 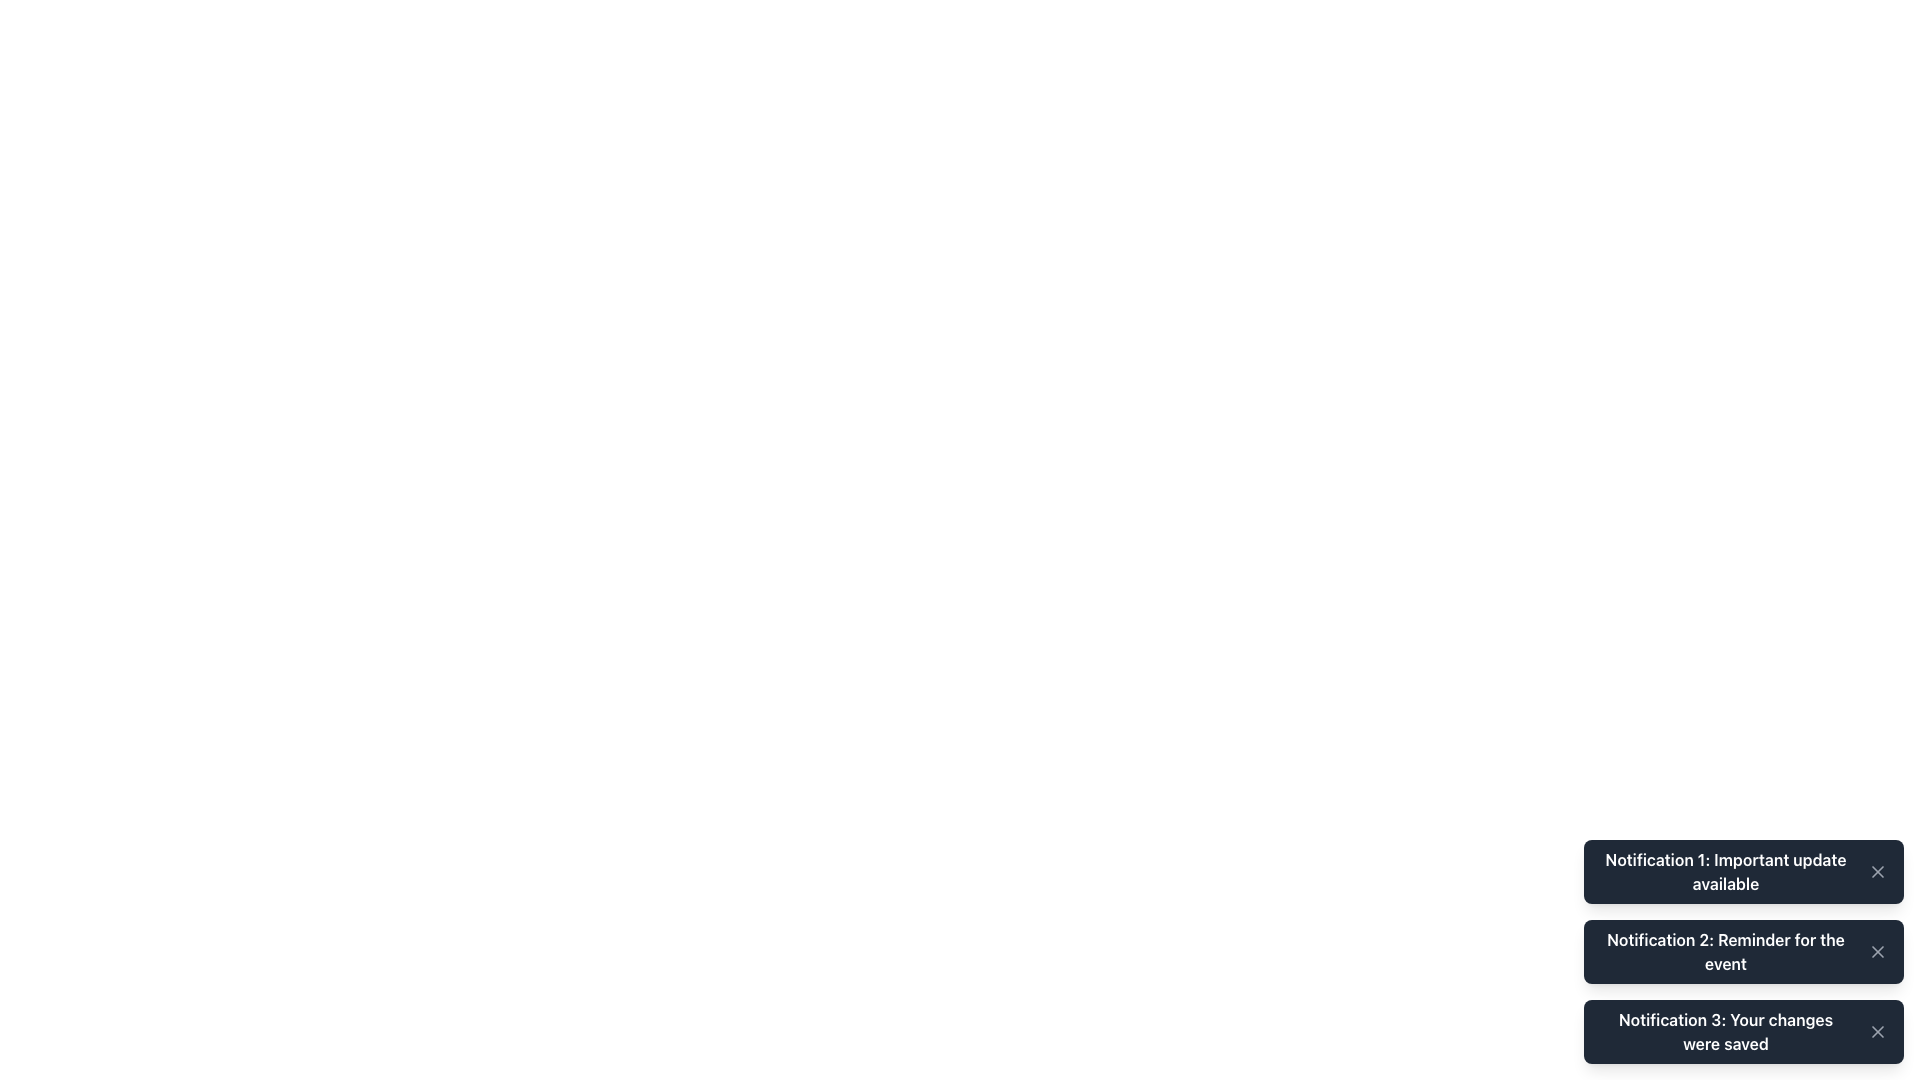 I want to click on the close icon button located at the rightmost end of the notification box labeled 'Notification 3: Your changes were saved', so click(x=1876, y=1032).